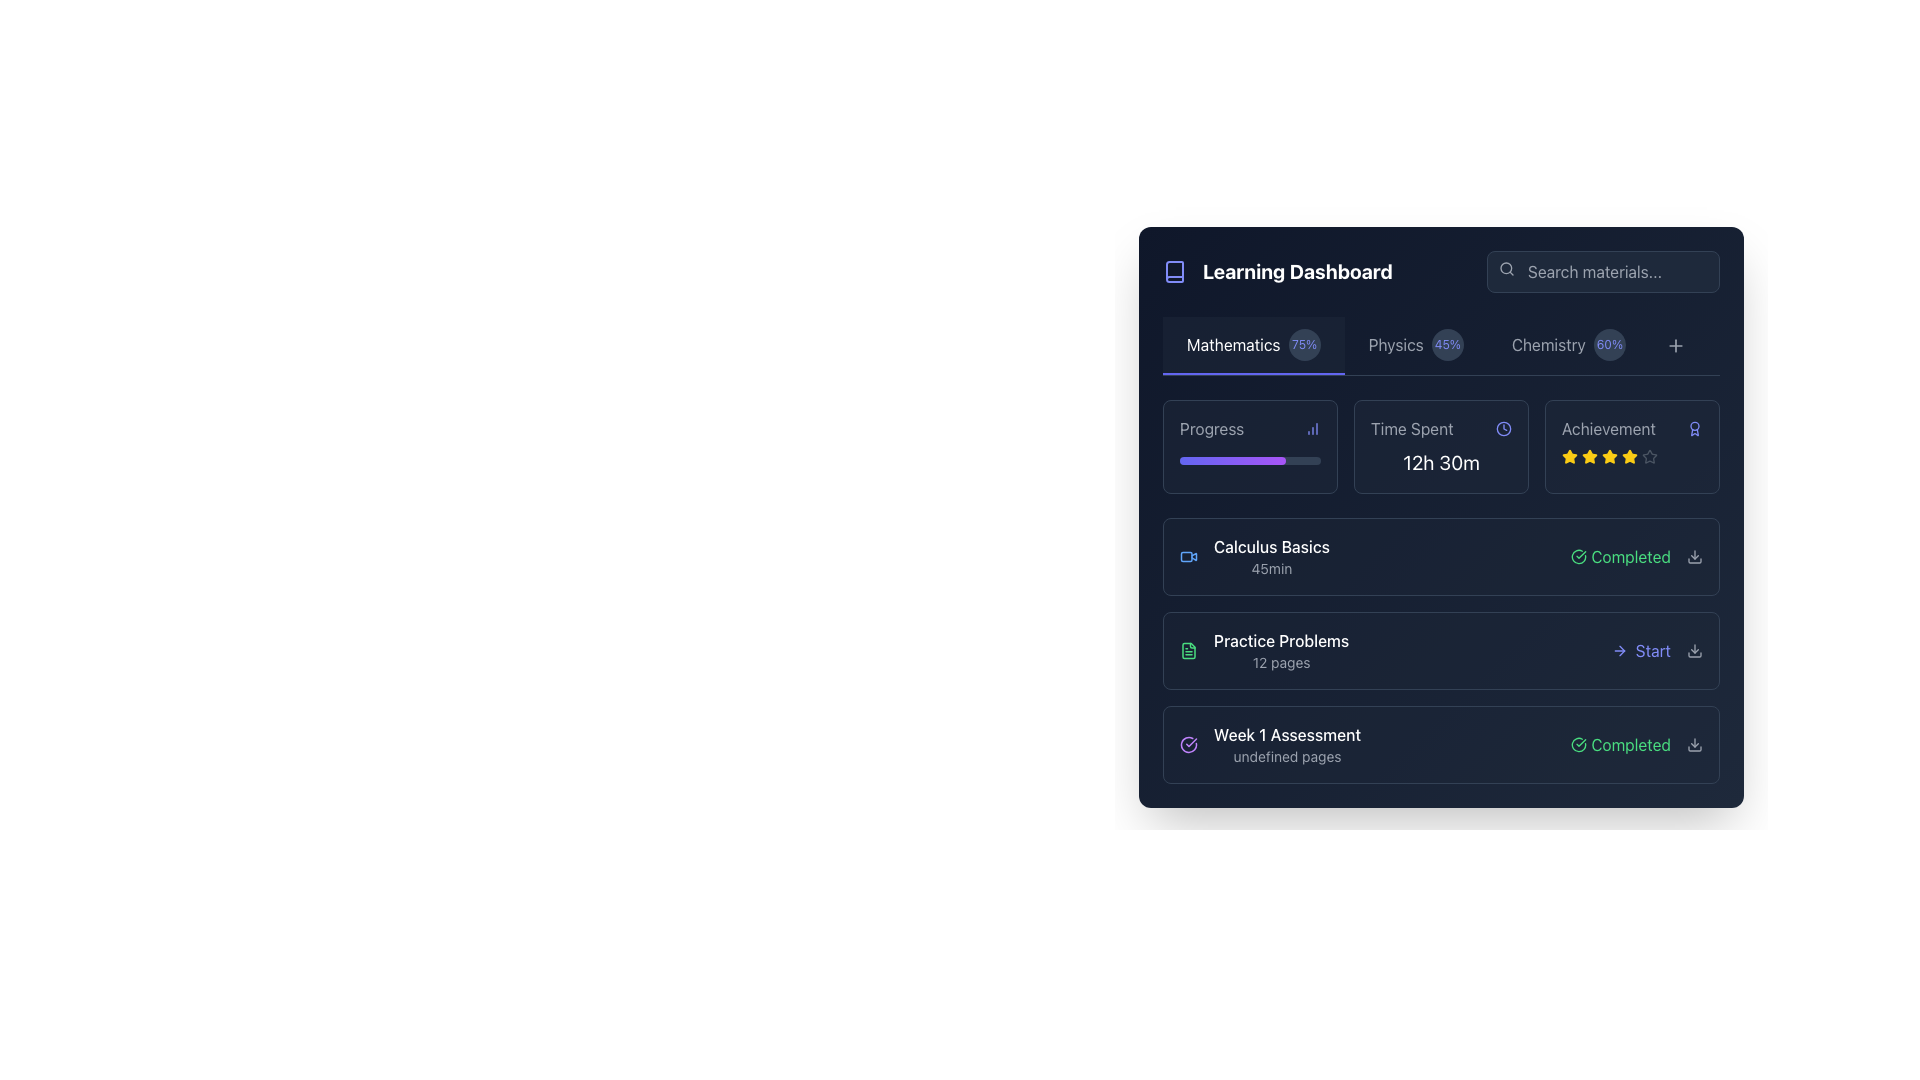 The height and width of the screenshot is (1080, 1920). Describe the element at coordinates (1415, 345) in the screenshot. I see `the 'Physics' tab in the Learning Dashboard, which is the second tab in a horizontal list of three tabs` at that location.